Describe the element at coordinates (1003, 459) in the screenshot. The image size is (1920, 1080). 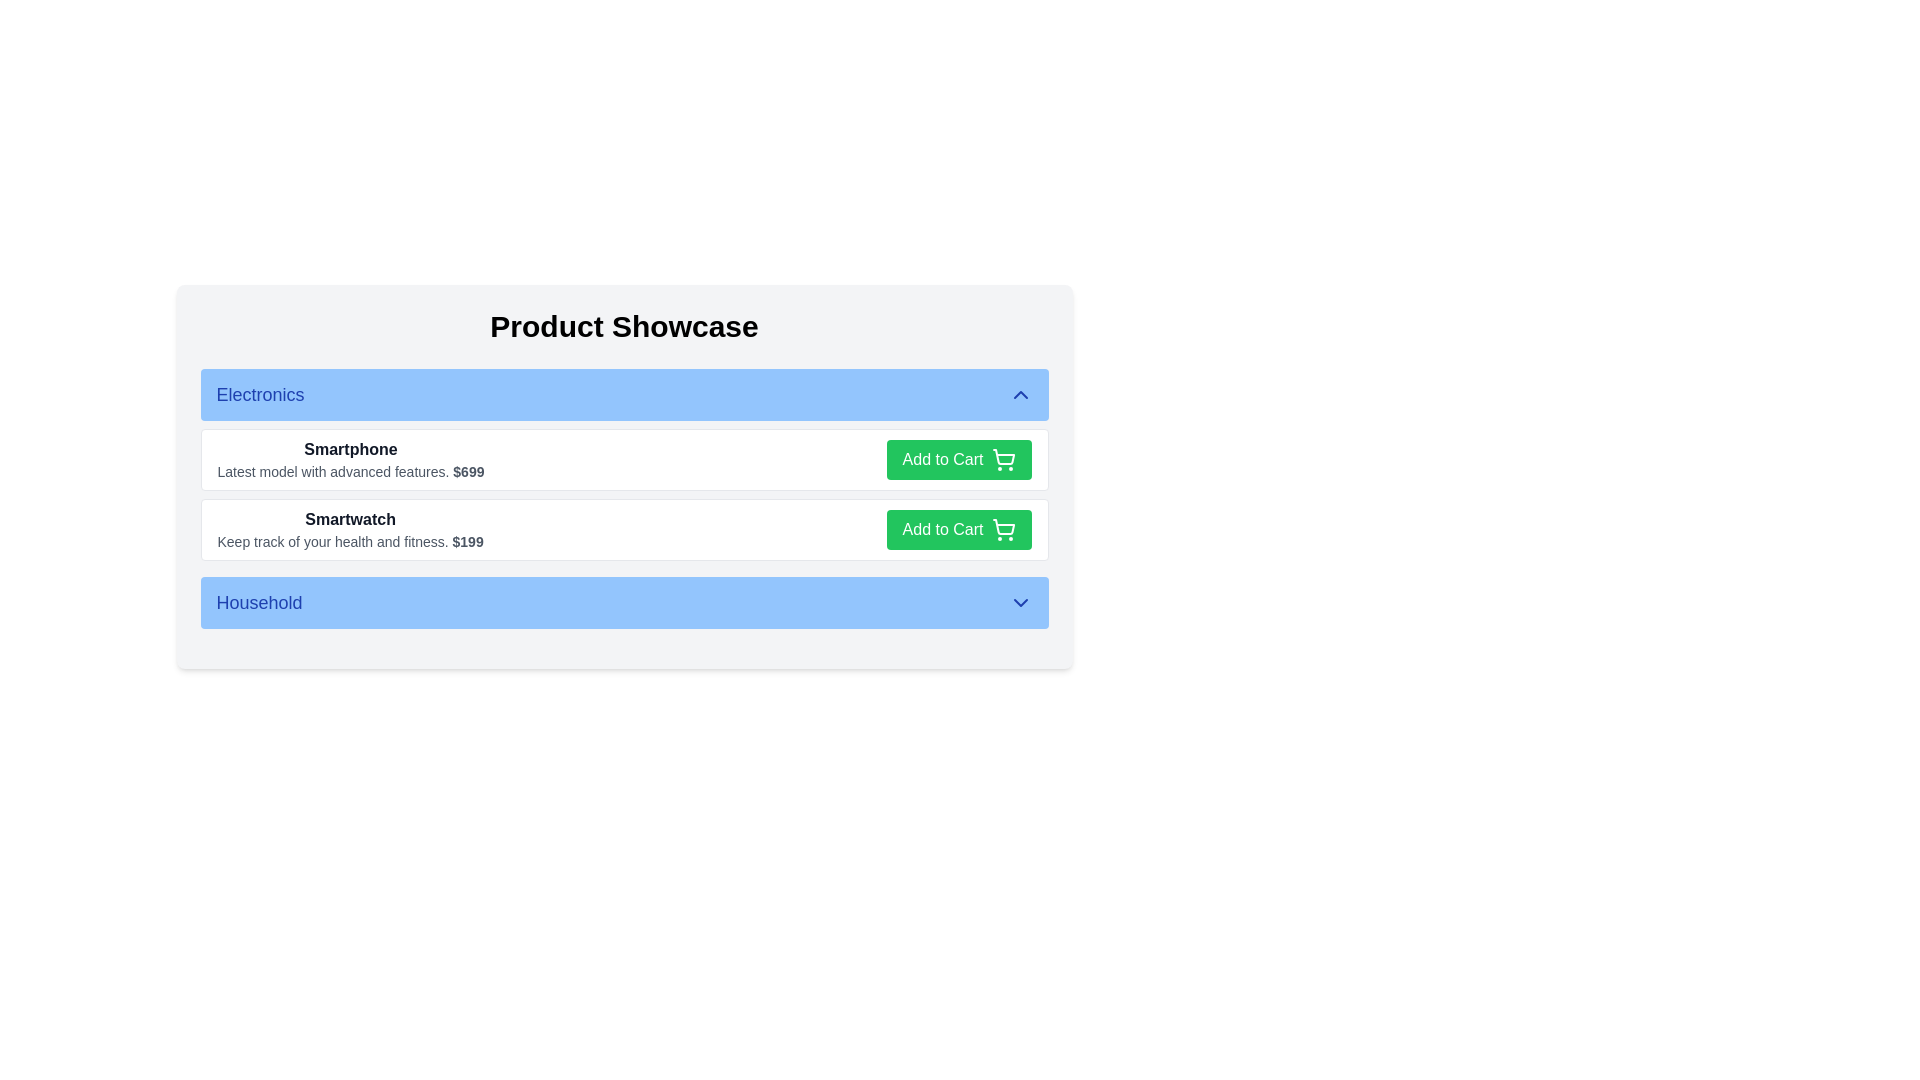
I see `the shopping cart icon located within the green 'Add to Cart' button, positioned to the right of the text label` at that location.